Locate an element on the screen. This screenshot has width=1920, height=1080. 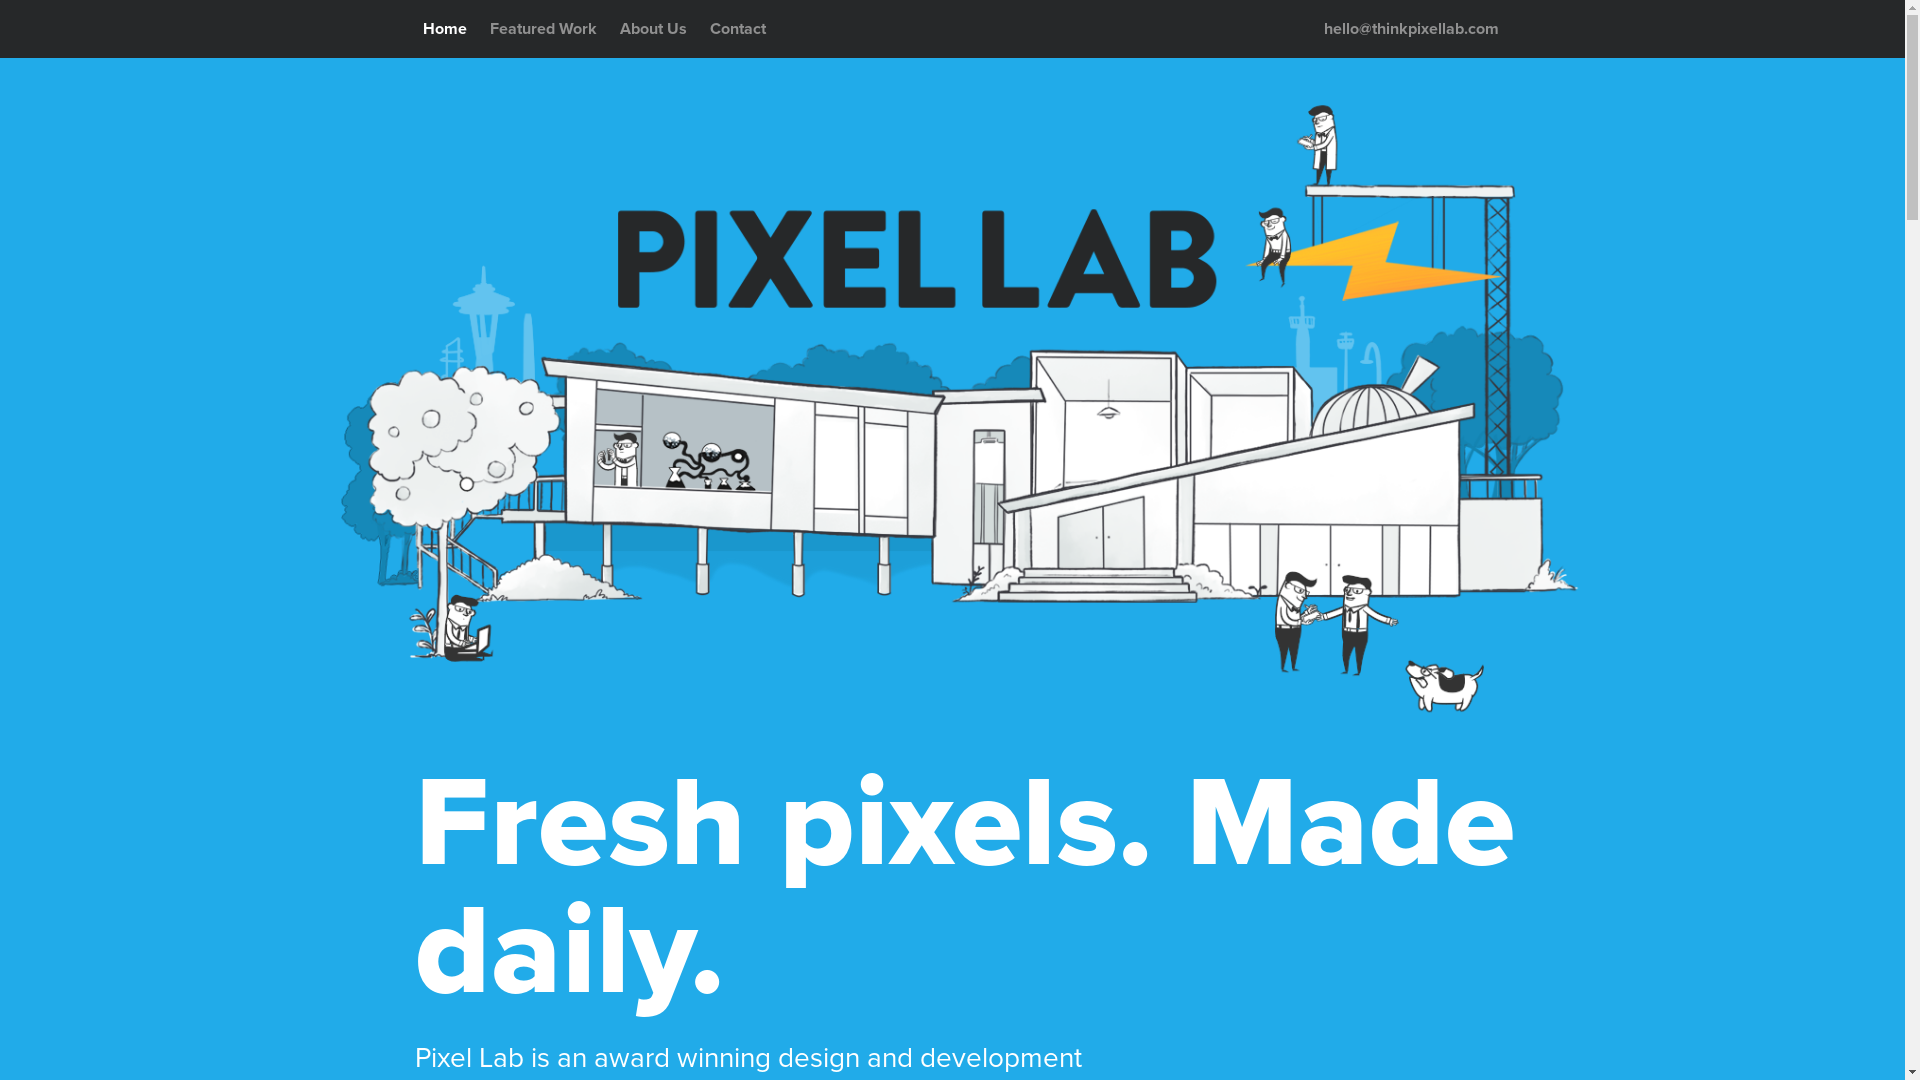
'Featured Work' is located at coordinates (481, 29).